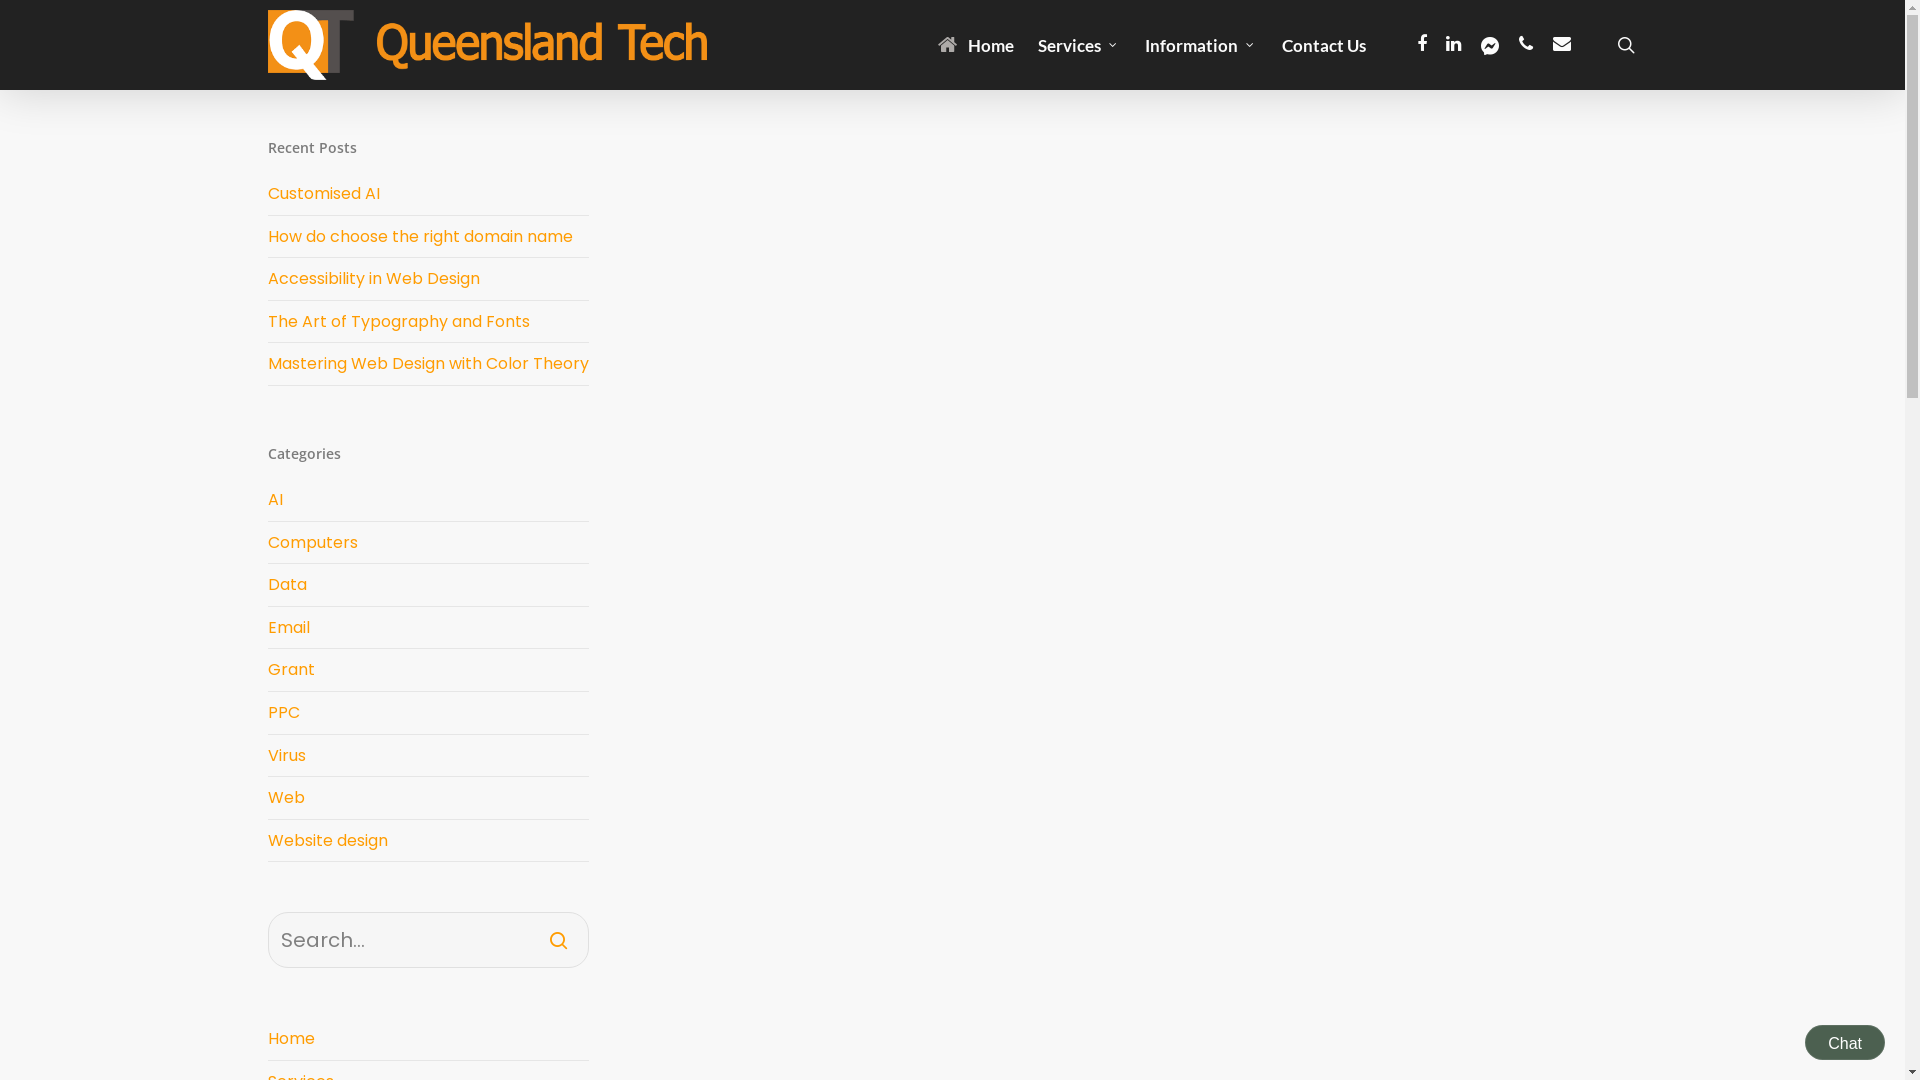  What do you see at coordinates (1454, 45) in the screenshot?
I see `'linkedin'` at bounding box center [1454, 45].